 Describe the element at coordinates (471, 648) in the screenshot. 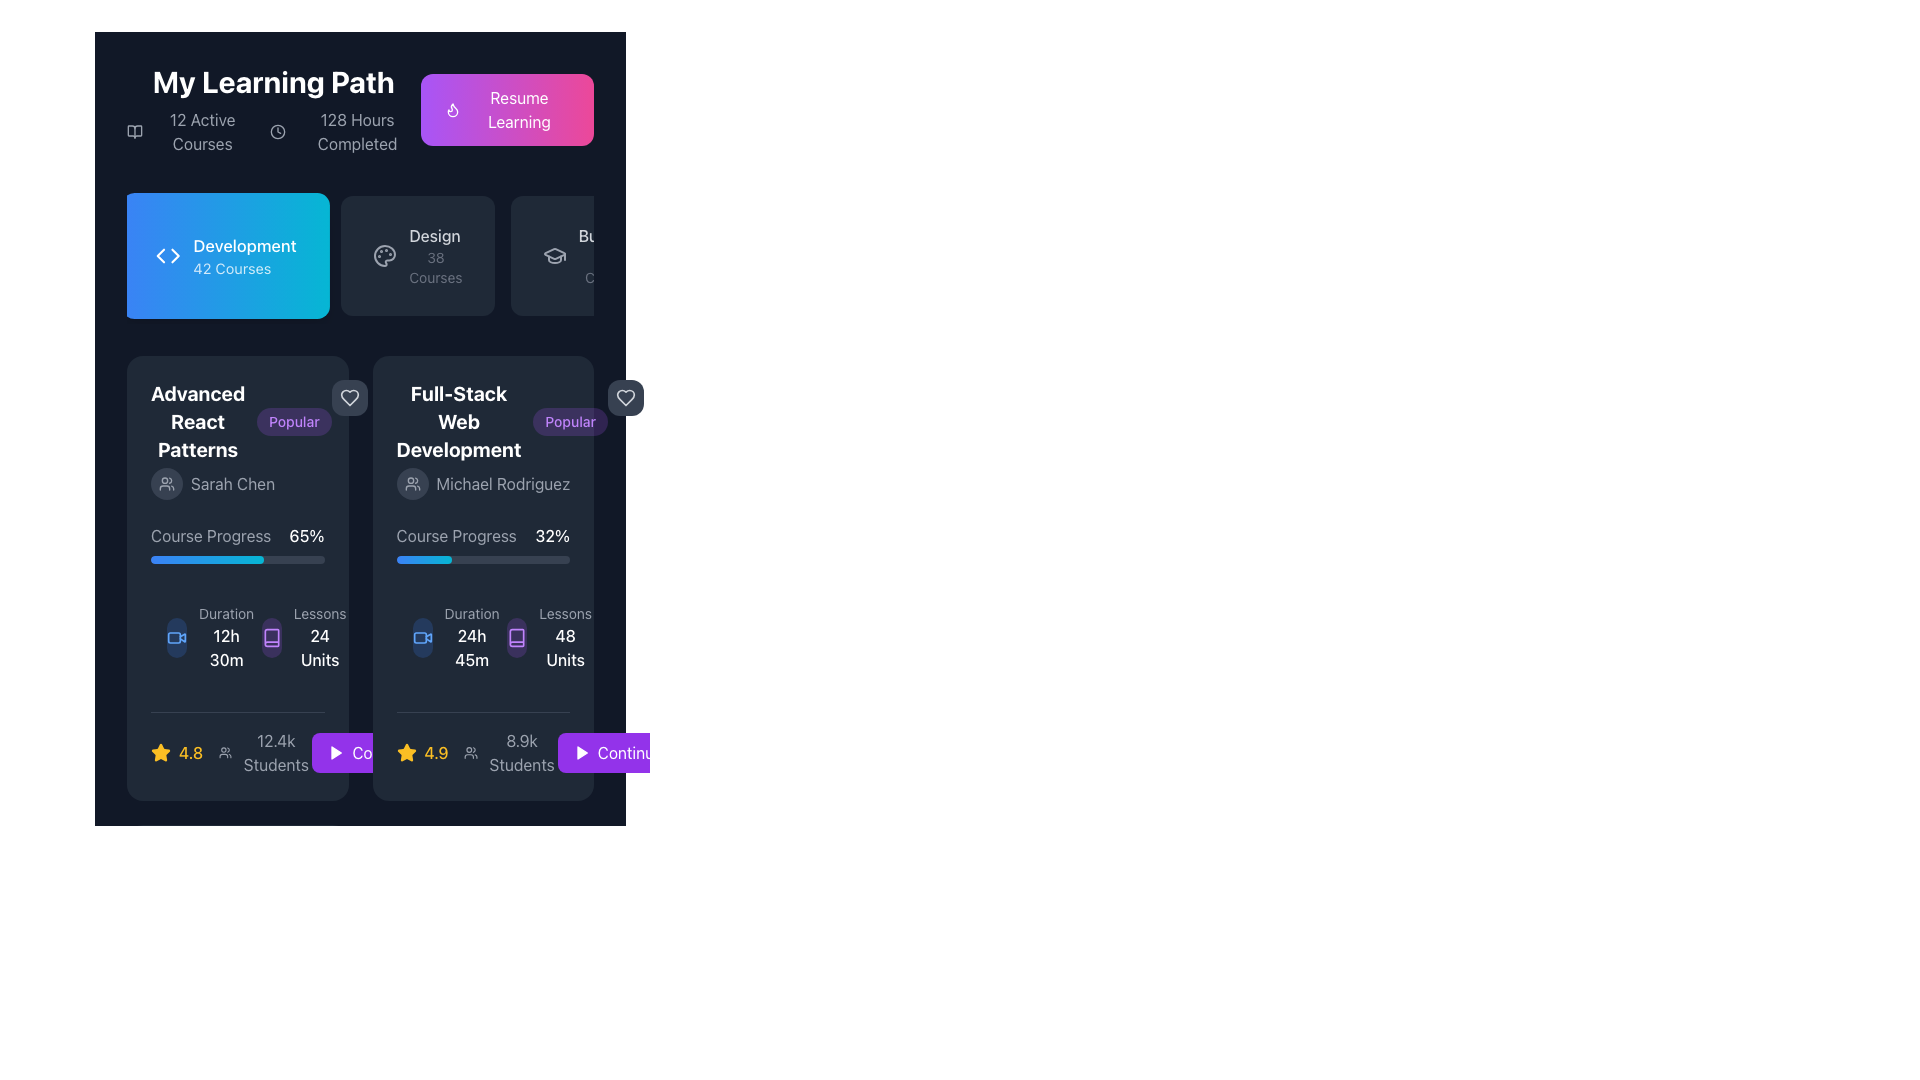

I see `text displaying the time duration of the course located below the 'Duration' text in the course card for 'Full-Stack Web Development'` at that location.